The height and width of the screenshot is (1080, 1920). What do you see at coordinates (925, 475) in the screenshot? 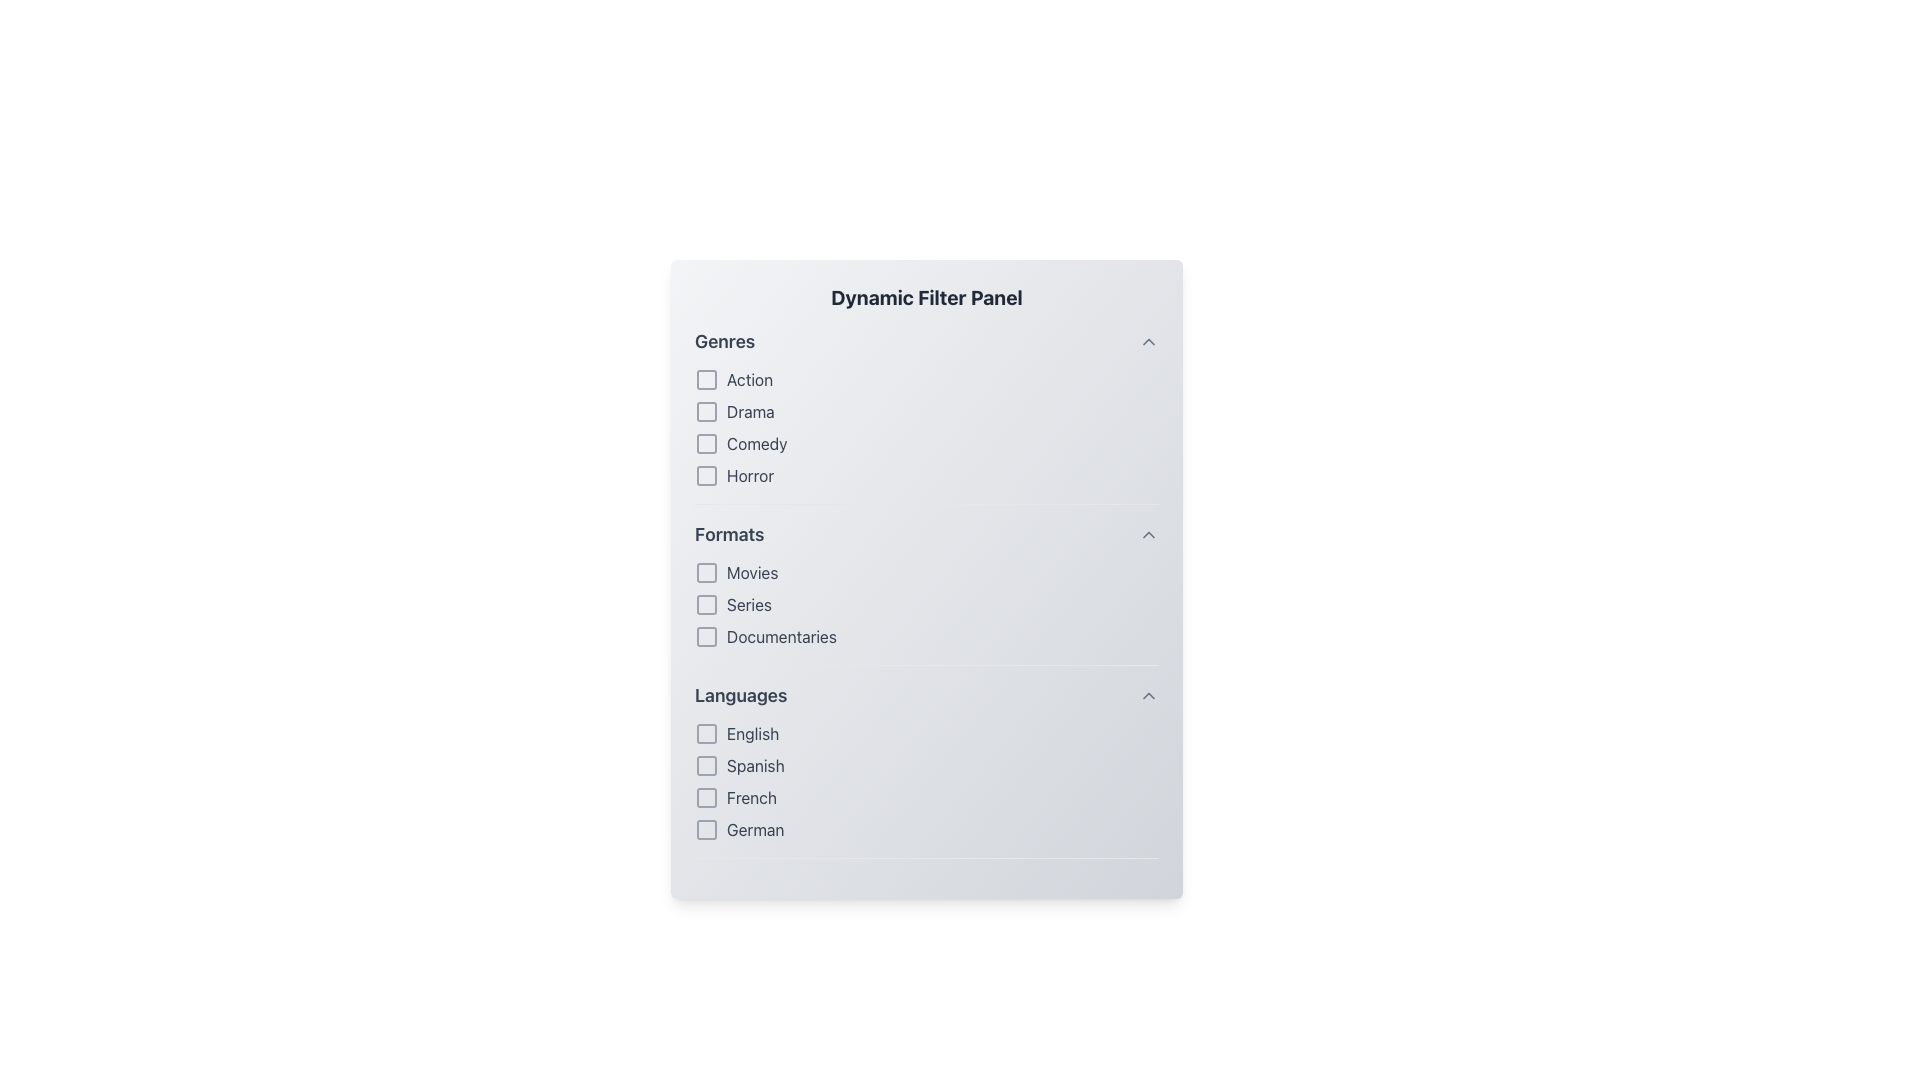
I see `the 'Horror' checkbox in the 'Genres' section of the filter panel` at bounding box center [925, 475].